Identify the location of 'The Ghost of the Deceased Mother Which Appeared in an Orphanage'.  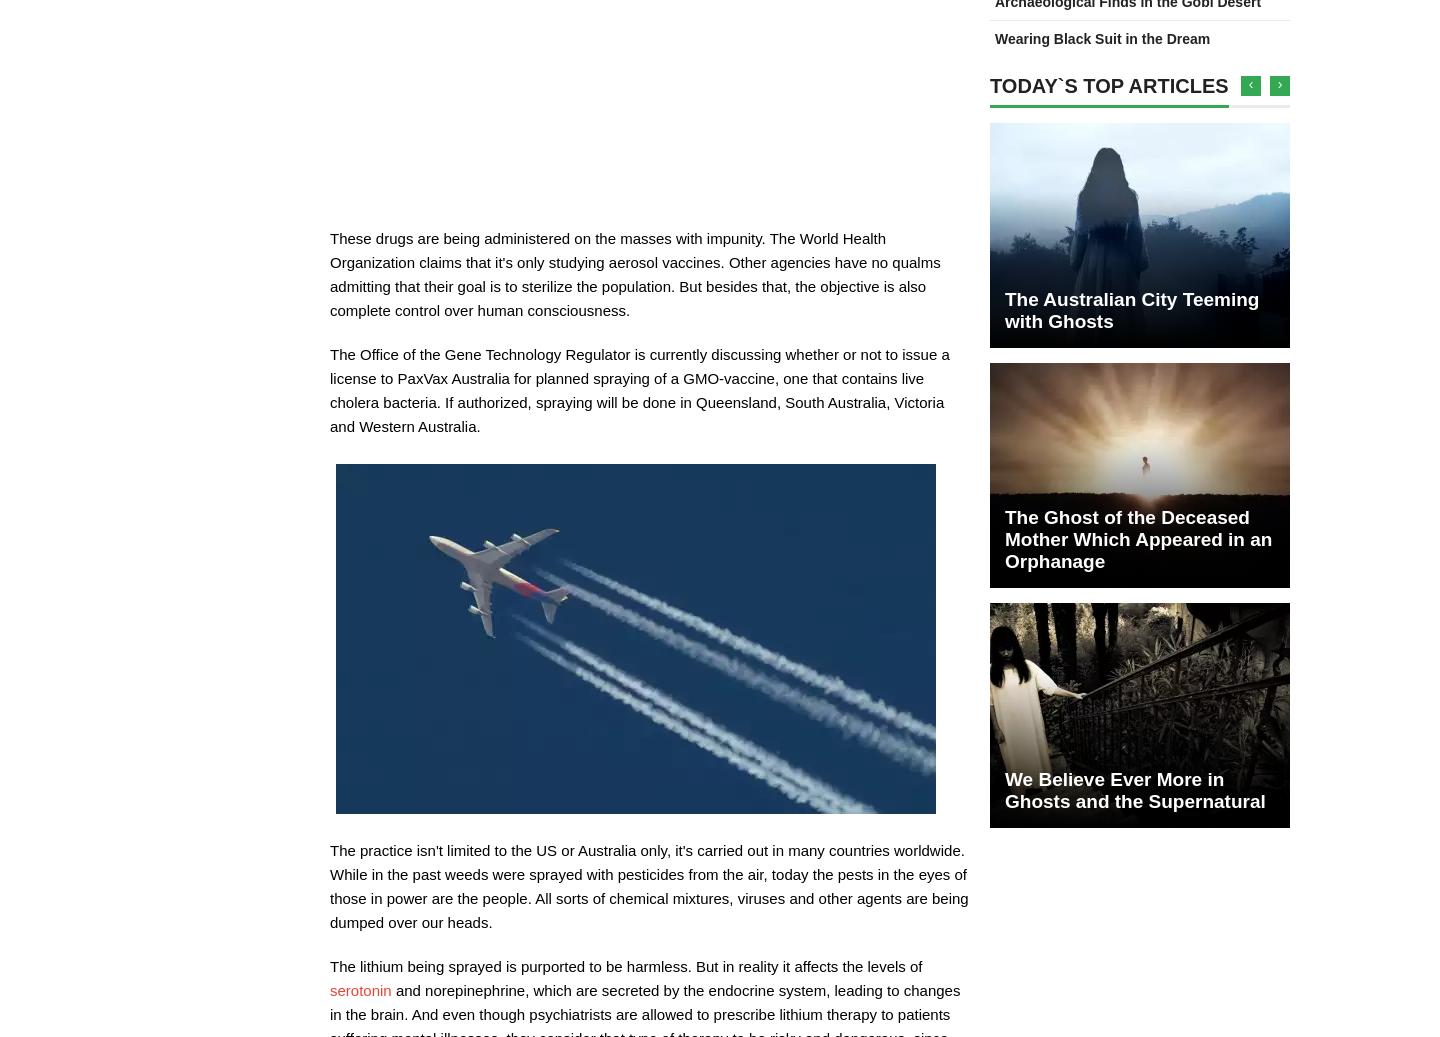
(1003, 539).